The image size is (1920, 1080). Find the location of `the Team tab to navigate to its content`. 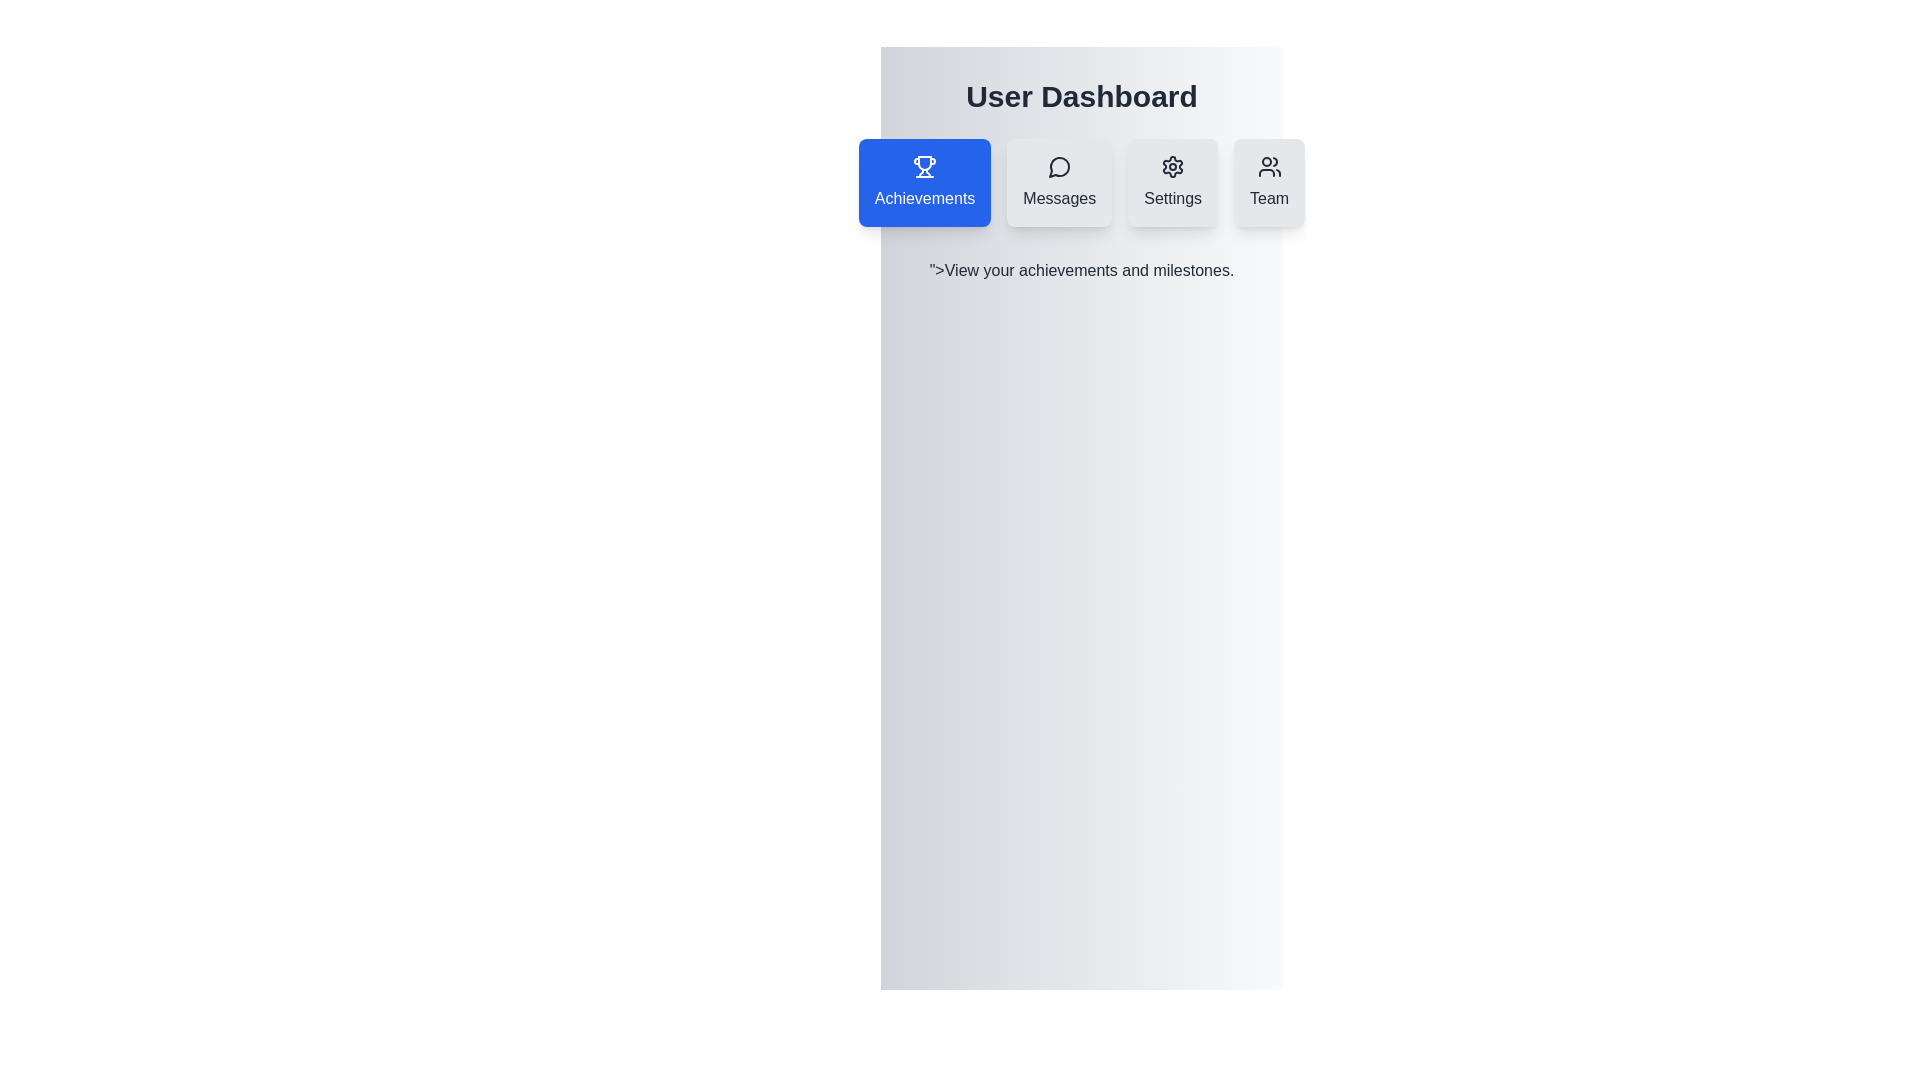

the Team tab to navigate to its content is located at coordinates (1267, 182).